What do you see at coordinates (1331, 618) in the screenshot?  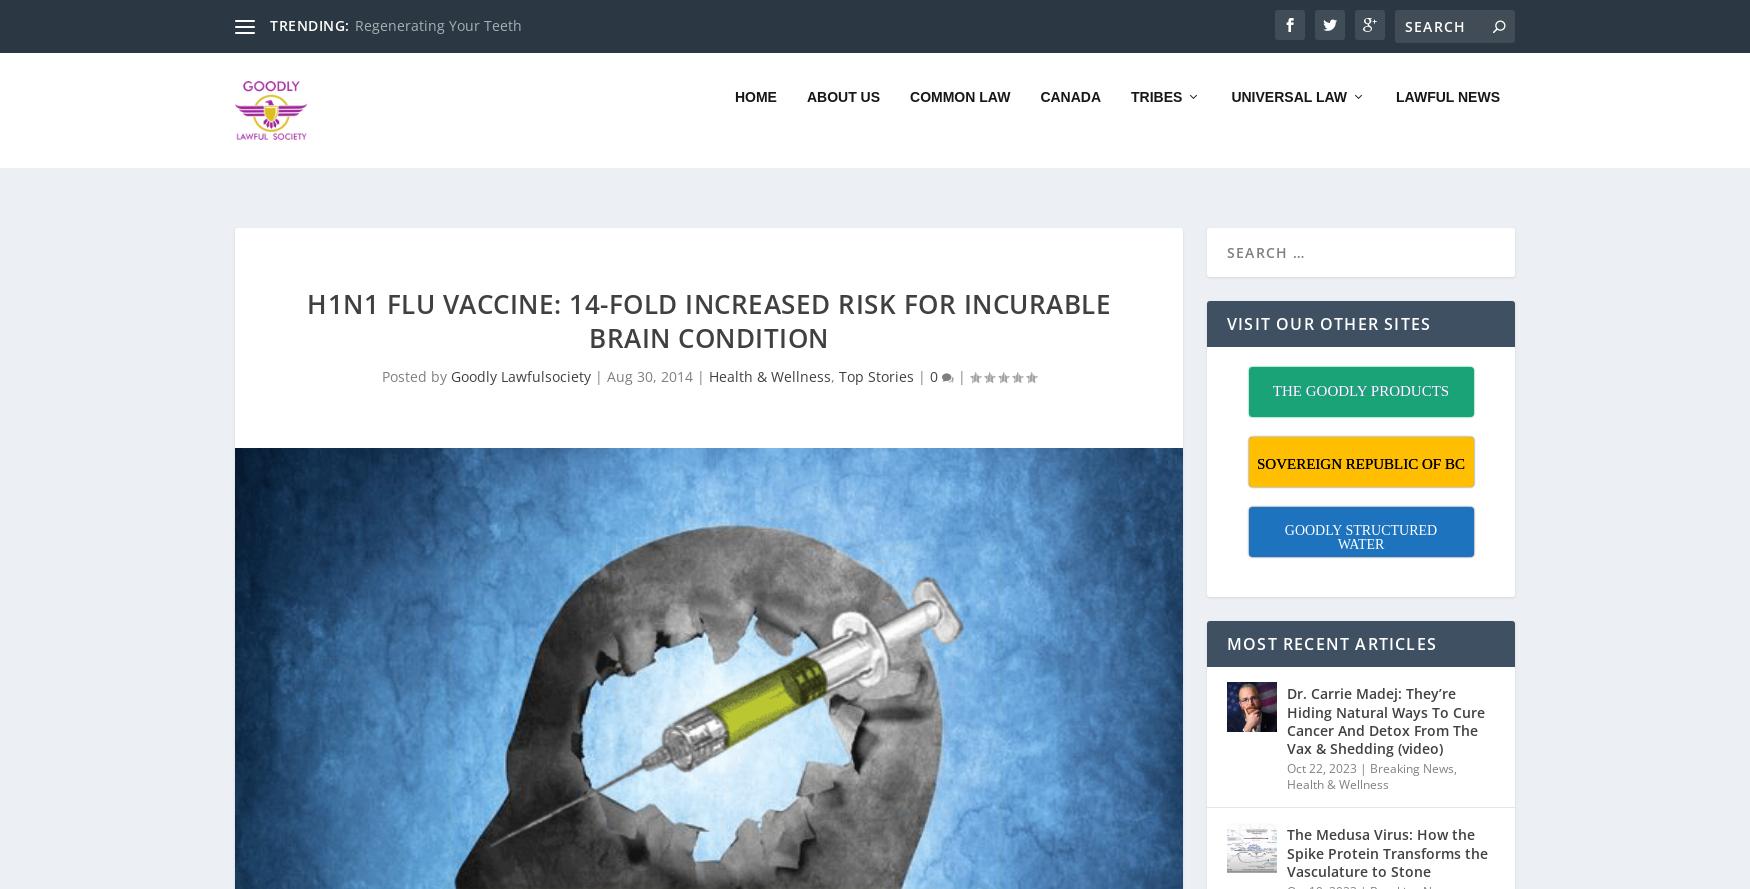 I see `'Most Recent Articles'` at bounding box center [1331, 618].